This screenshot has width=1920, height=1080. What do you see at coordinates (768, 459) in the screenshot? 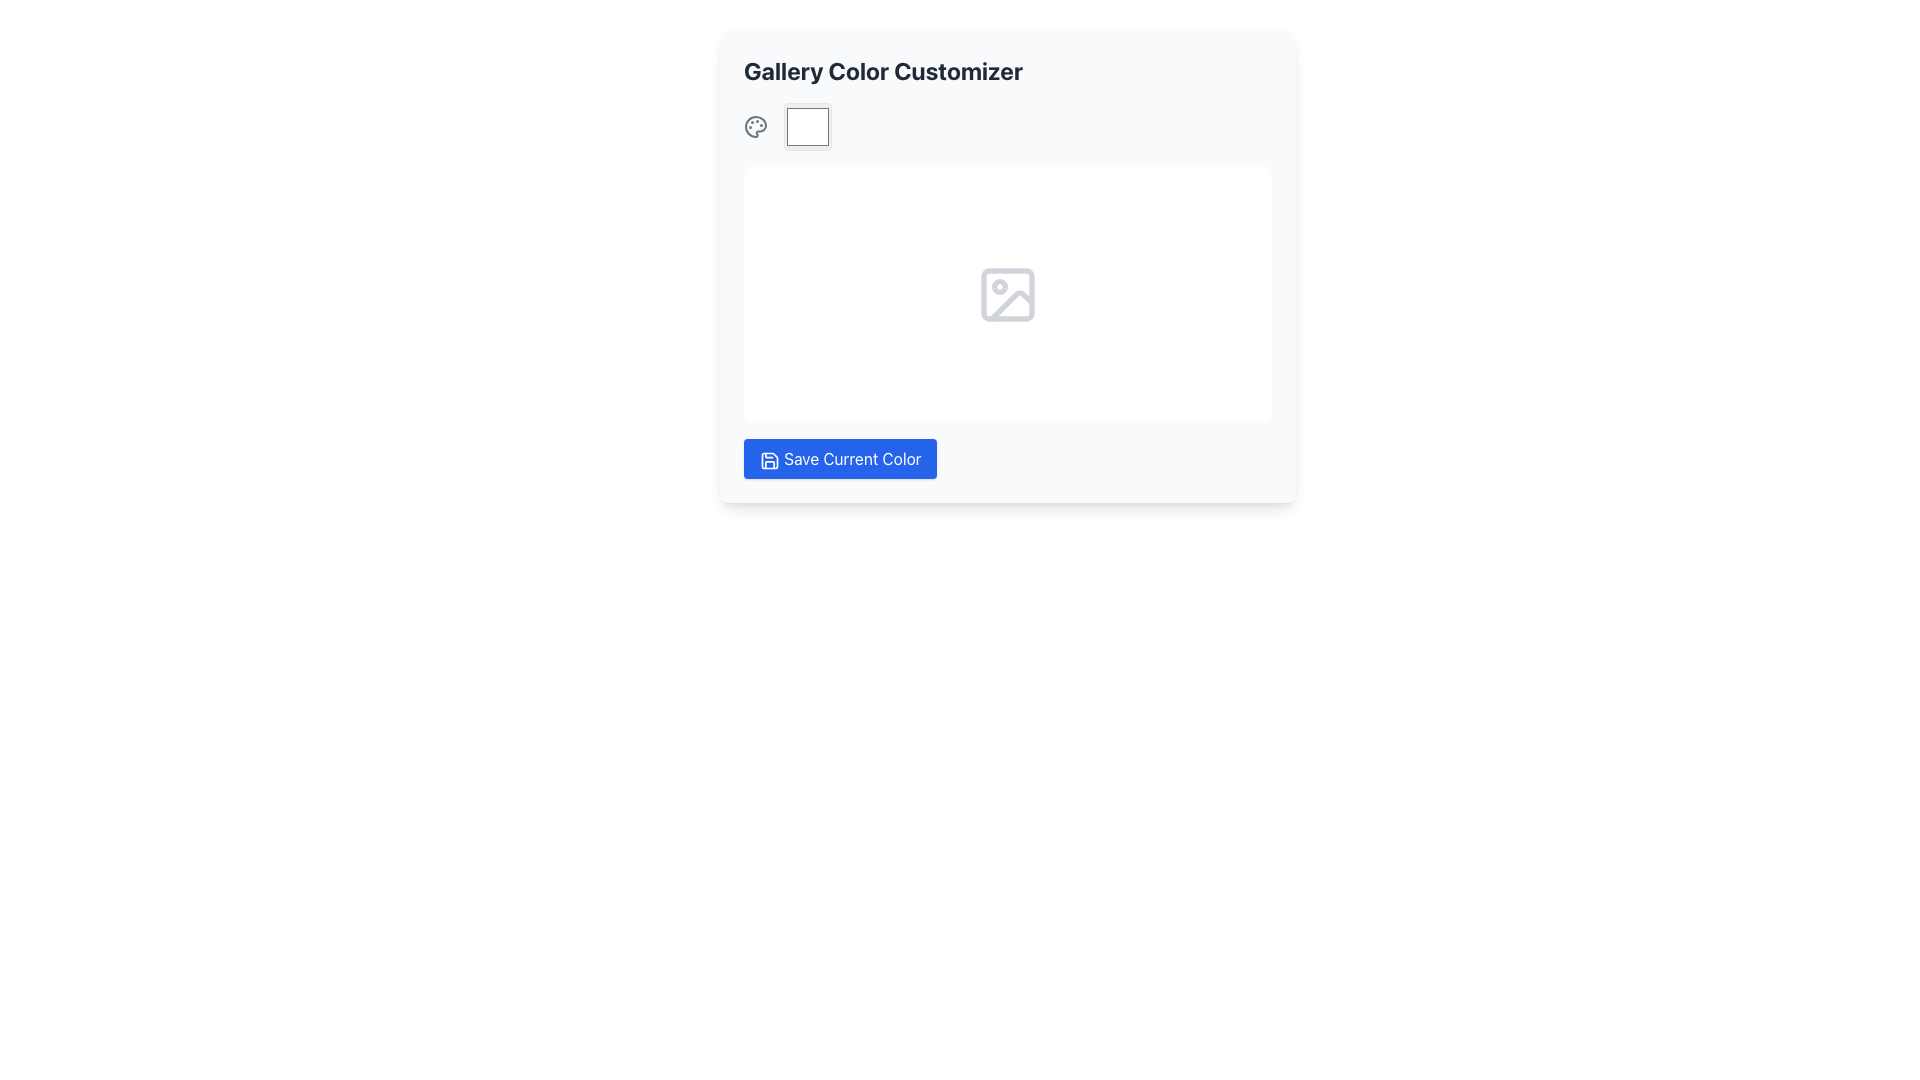
I see `the save icon` at bounding box center [768, 459].